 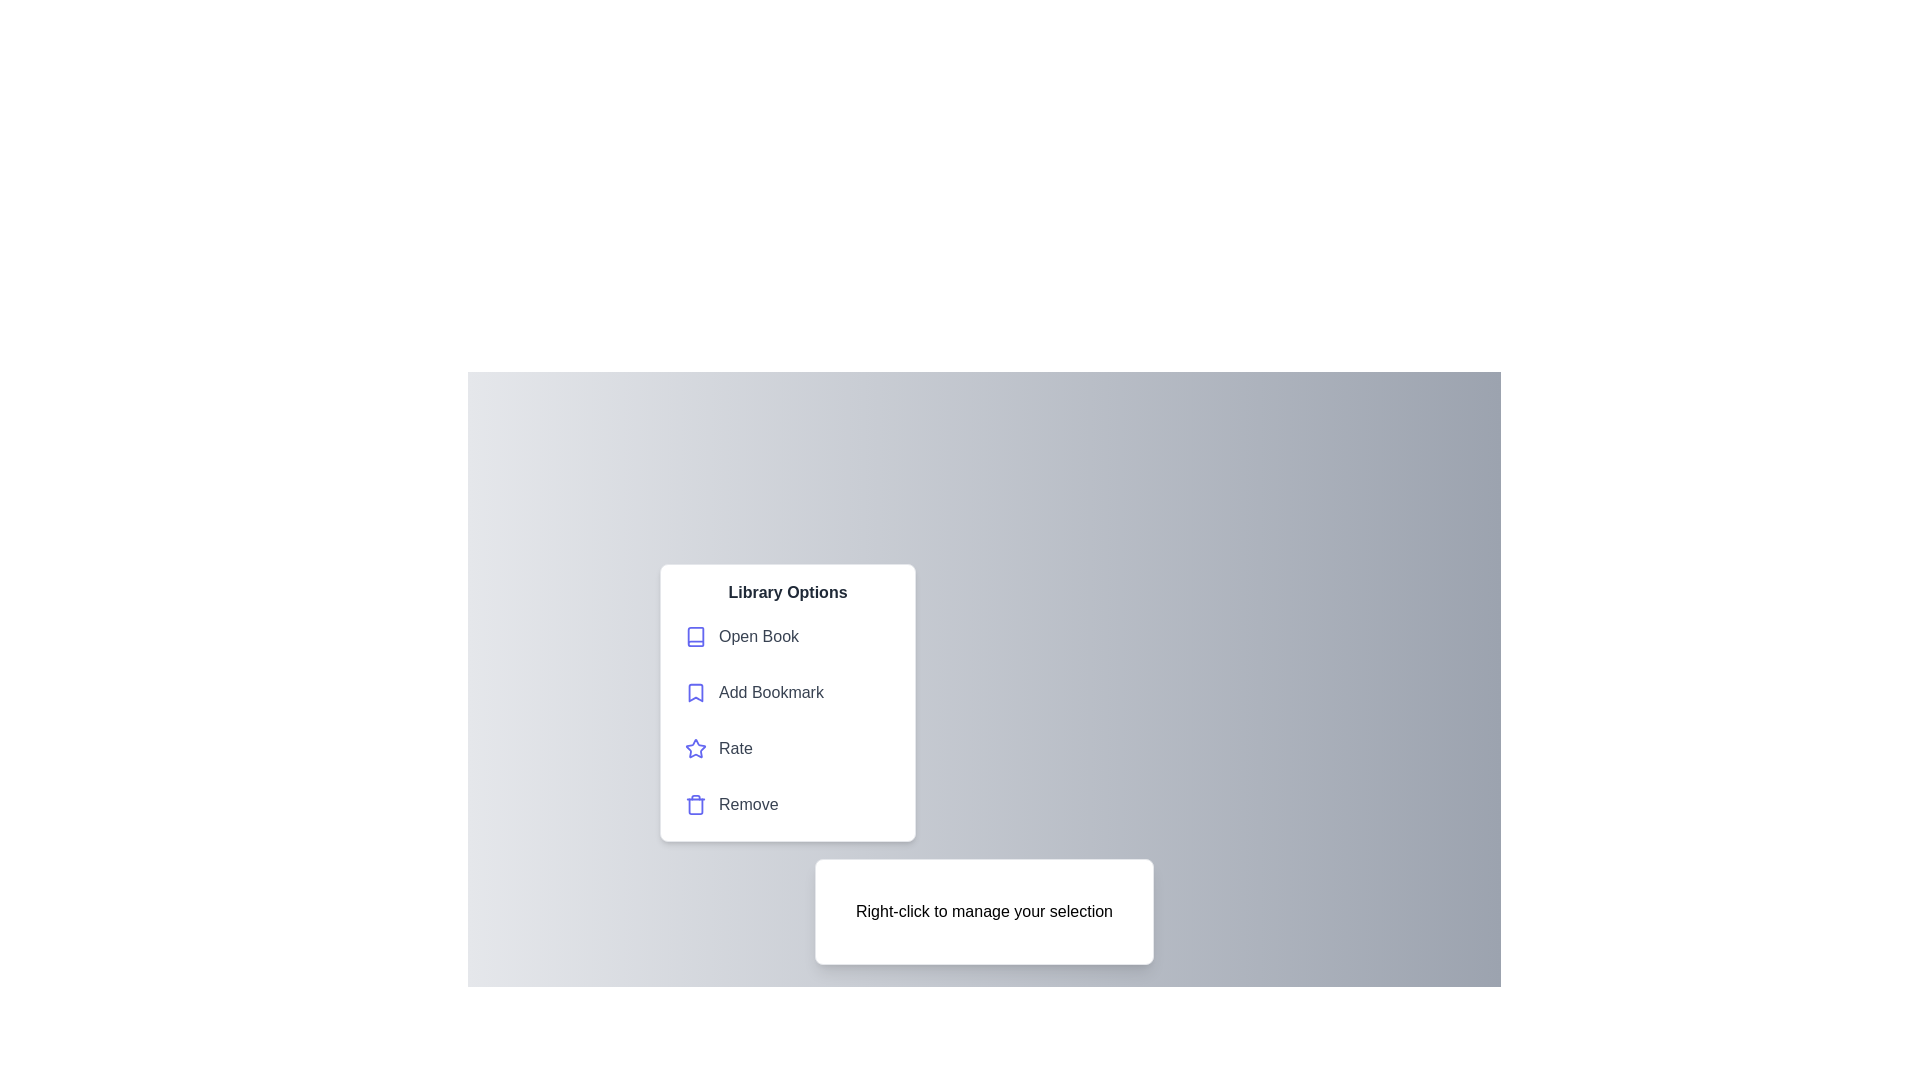 I want to click on the Add Bookmark from the context menu, so click(x=786, y=692).